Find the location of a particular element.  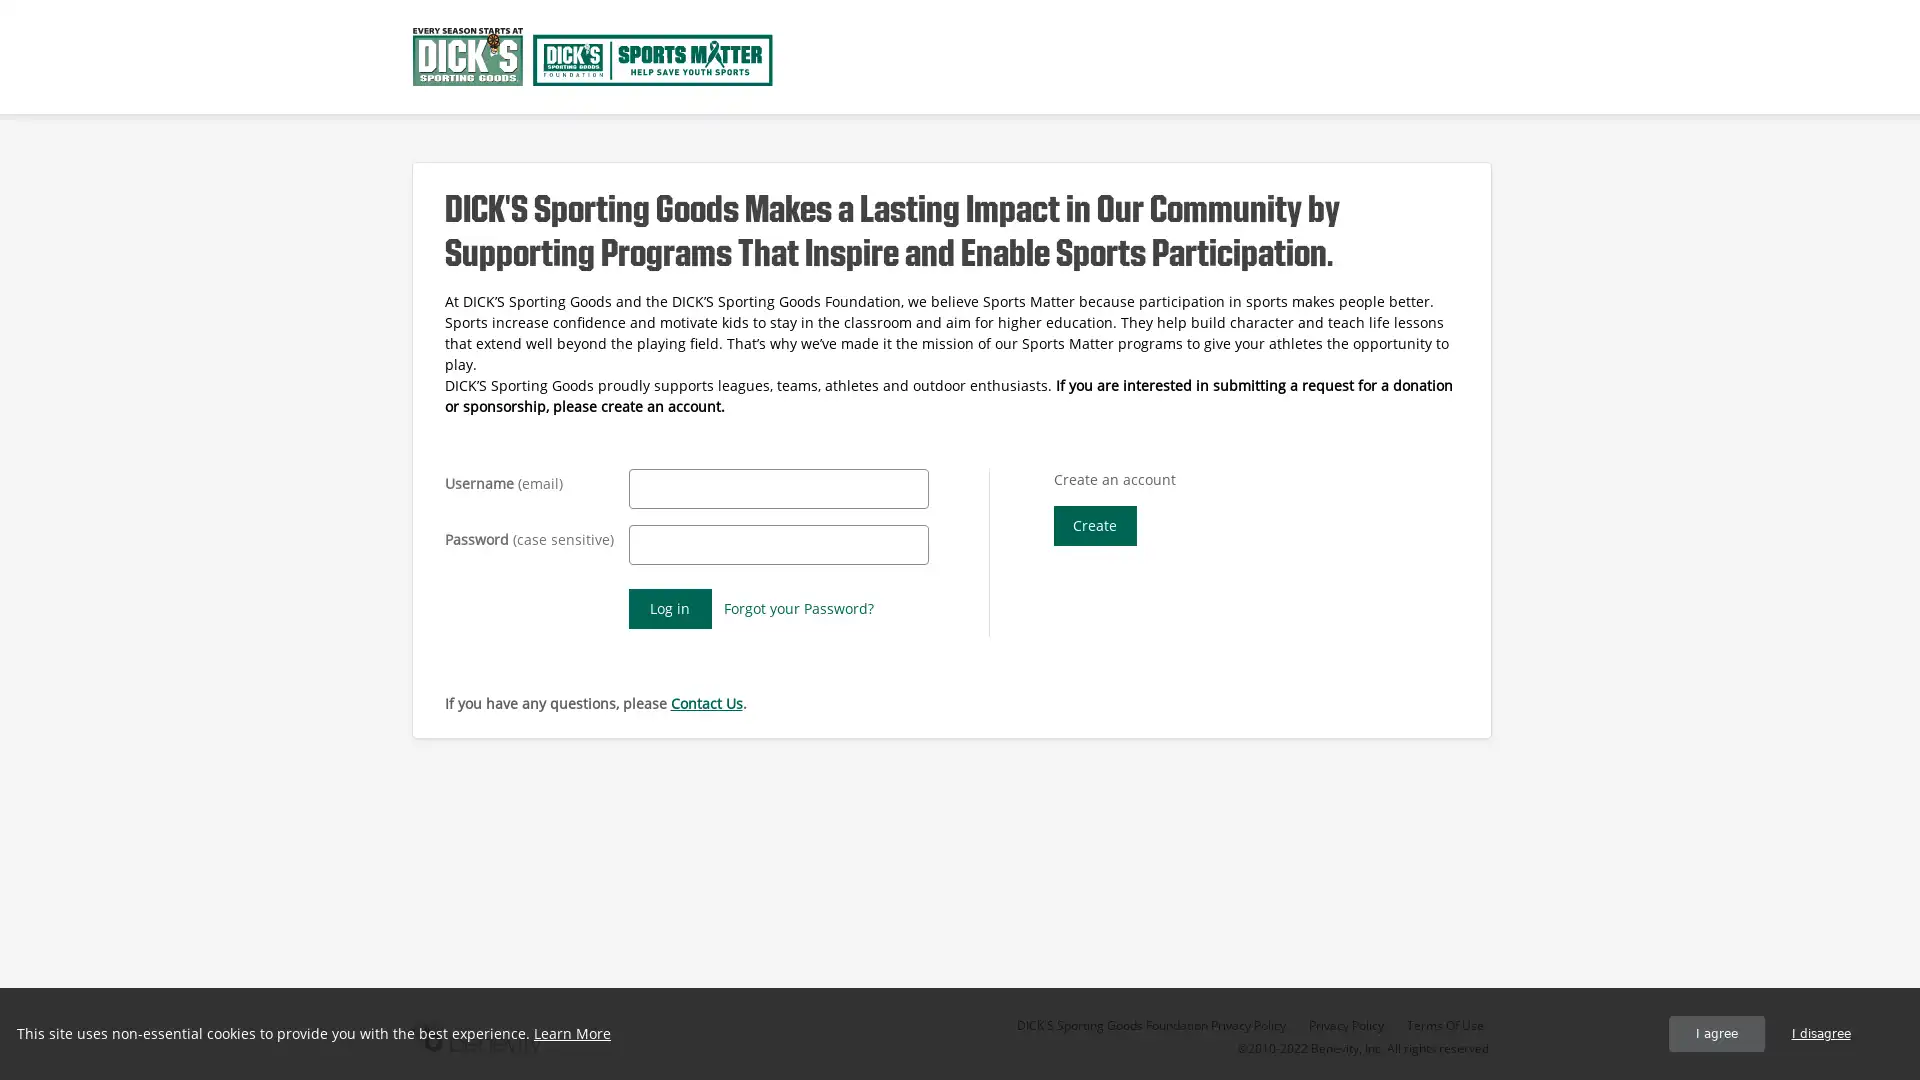

Create is located at coordinates (1093, 524).